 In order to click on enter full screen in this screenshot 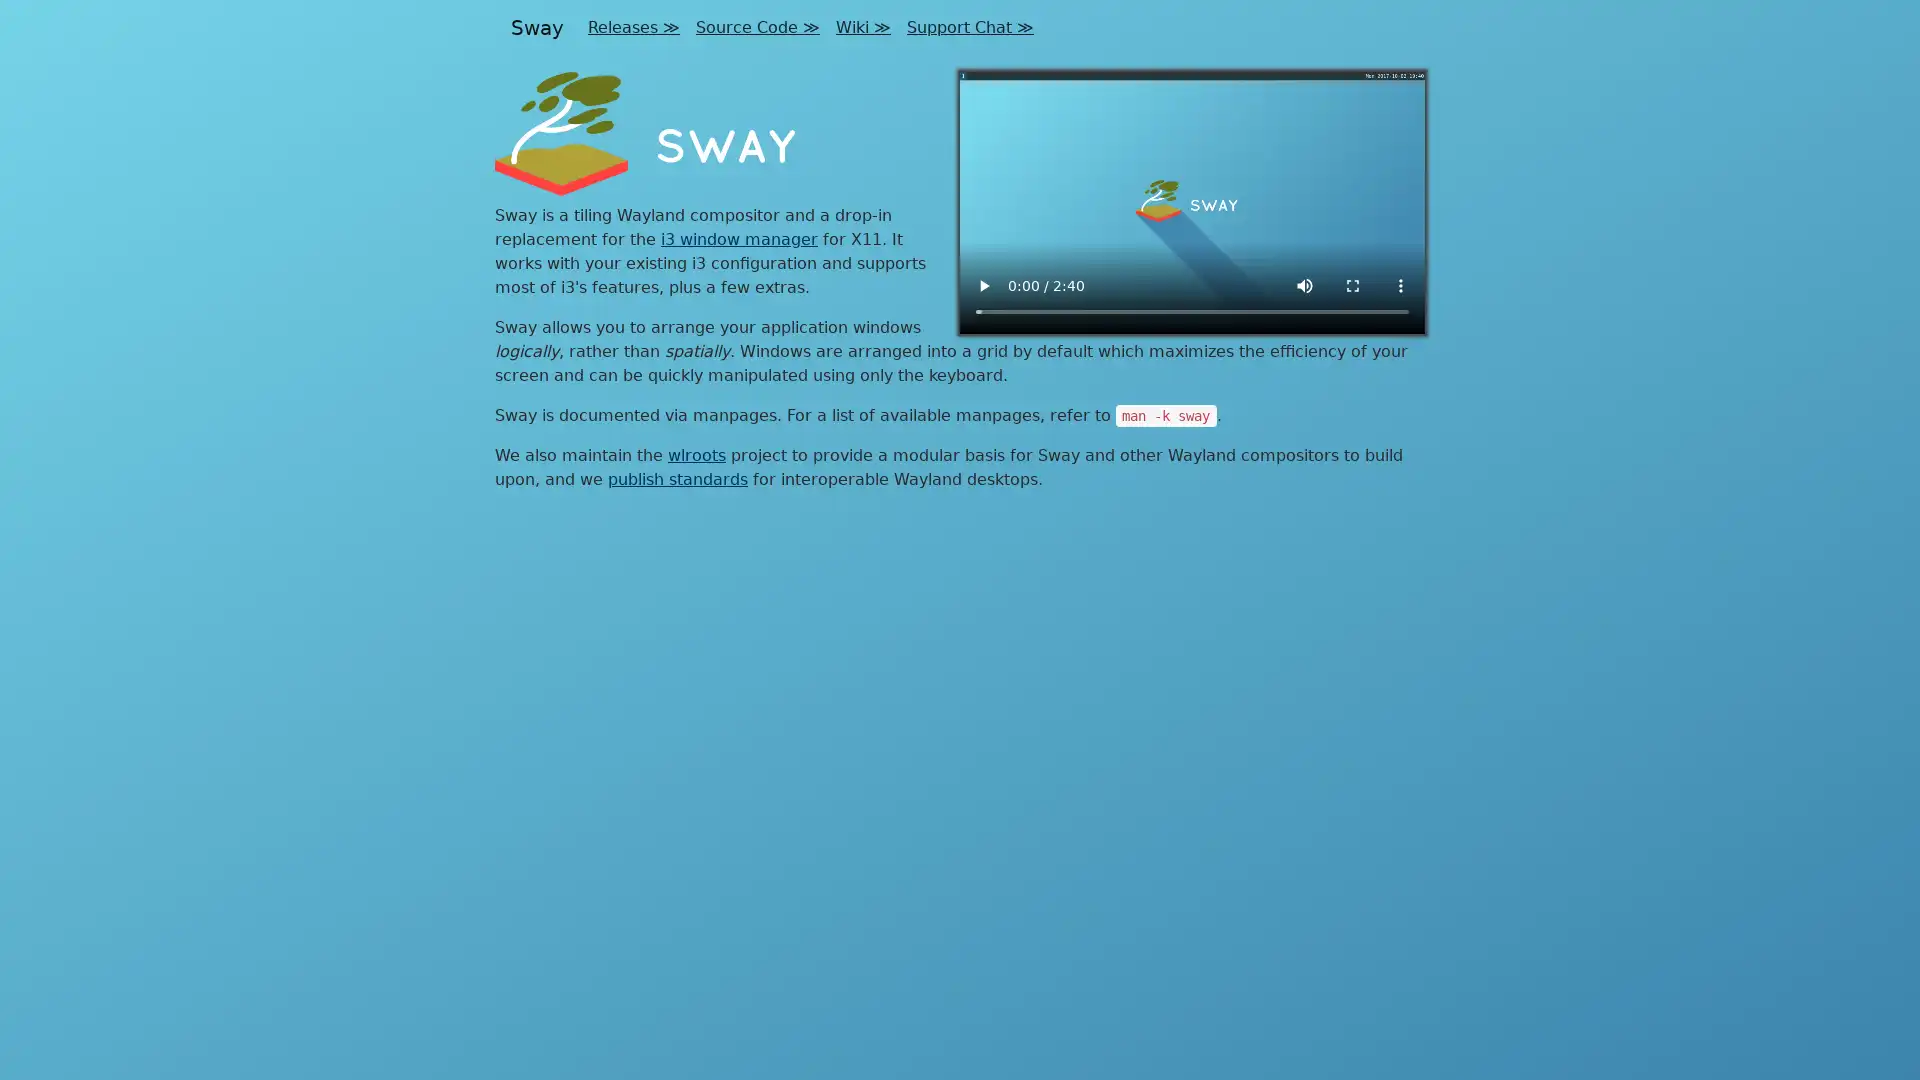, I will do `click(1353, 285)`.